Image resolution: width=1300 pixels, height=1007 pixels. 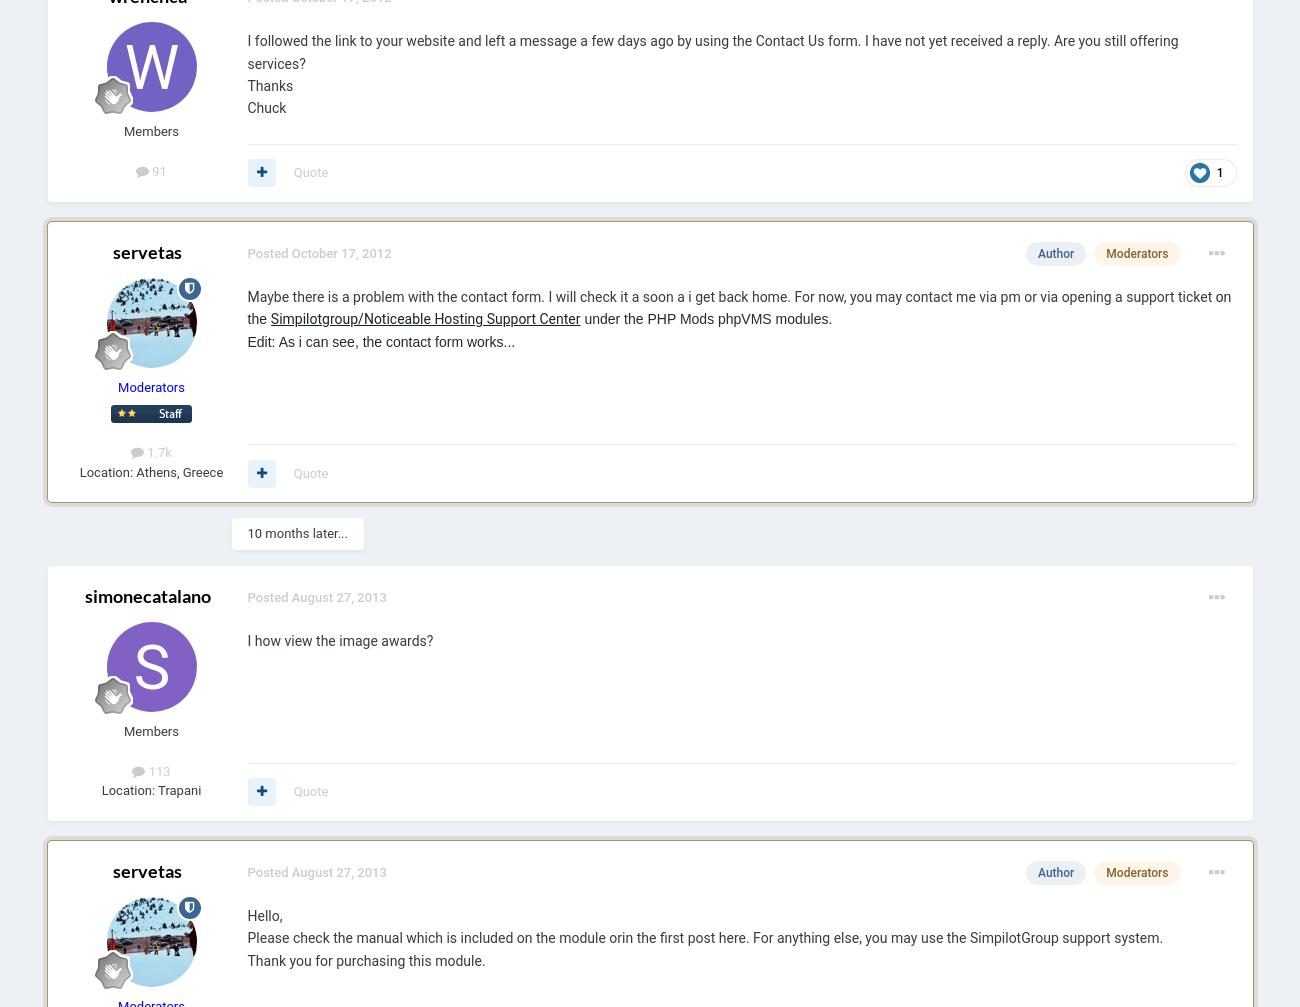 What do you see at coordinates (703, 937) in the screenshot?
I see `'Please check the manual which is included on the module orin the first post here. For anything else, you may use the SimpilotGroup support system.'` at bounding box center [703, 937].